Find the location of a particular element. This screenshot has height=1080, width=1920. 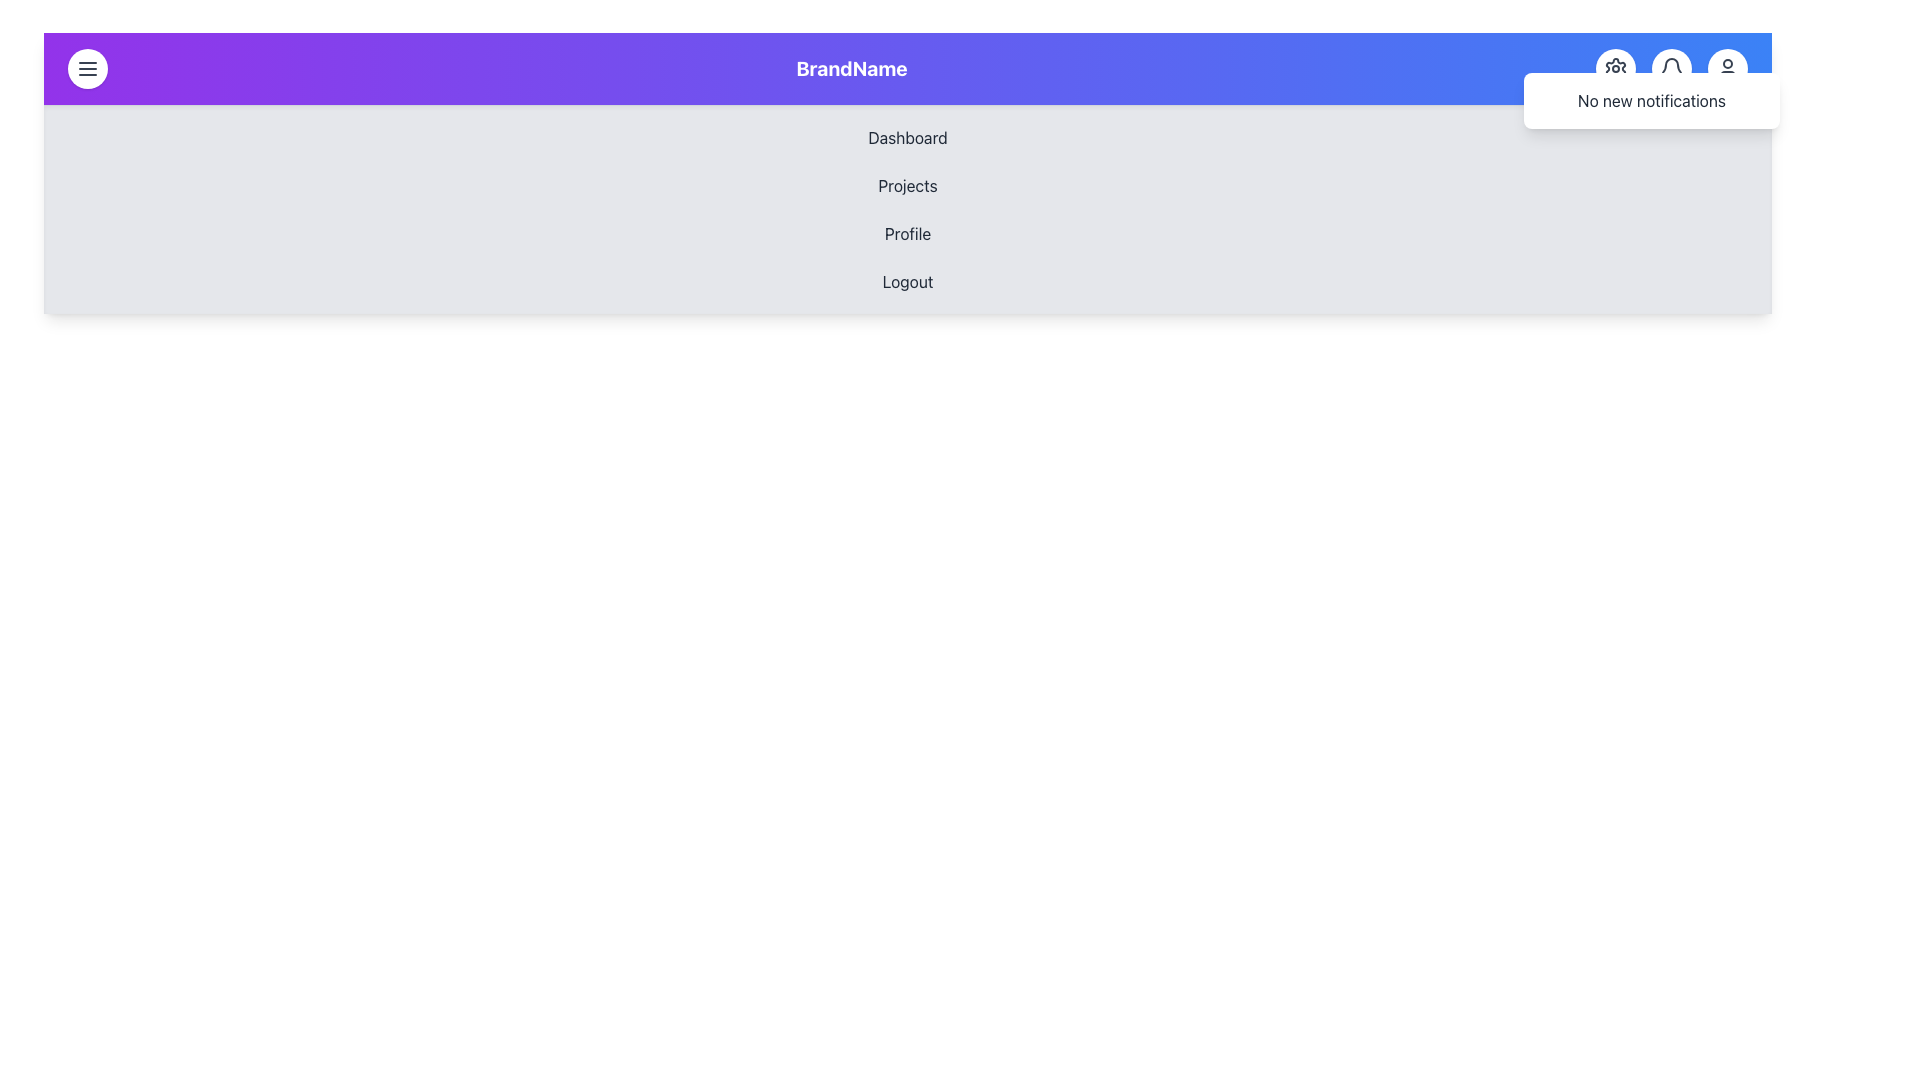

the notification icon located in the top-right corner of the header, which is the second element in a group of three items is located at coordinates (1671, 68).